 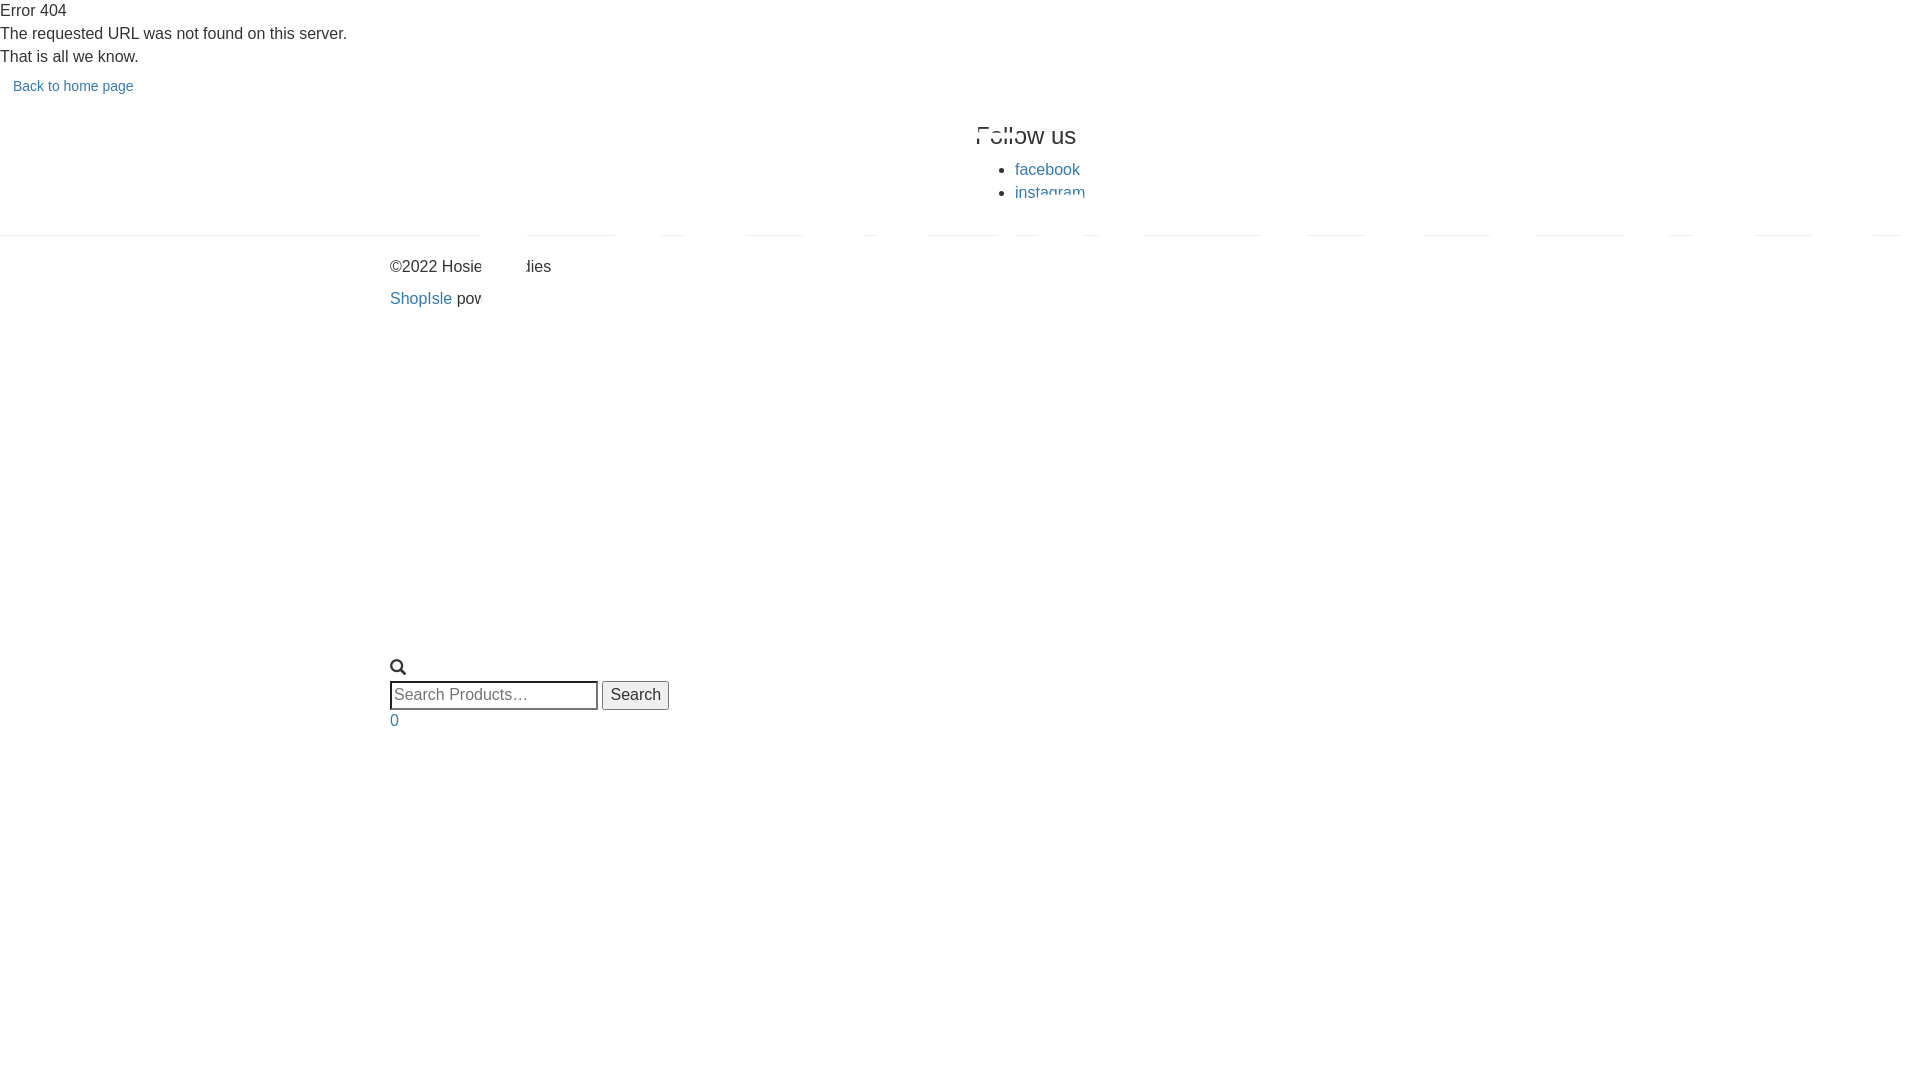 I want to click on 'Back to home page', so click(x=73, y=84).